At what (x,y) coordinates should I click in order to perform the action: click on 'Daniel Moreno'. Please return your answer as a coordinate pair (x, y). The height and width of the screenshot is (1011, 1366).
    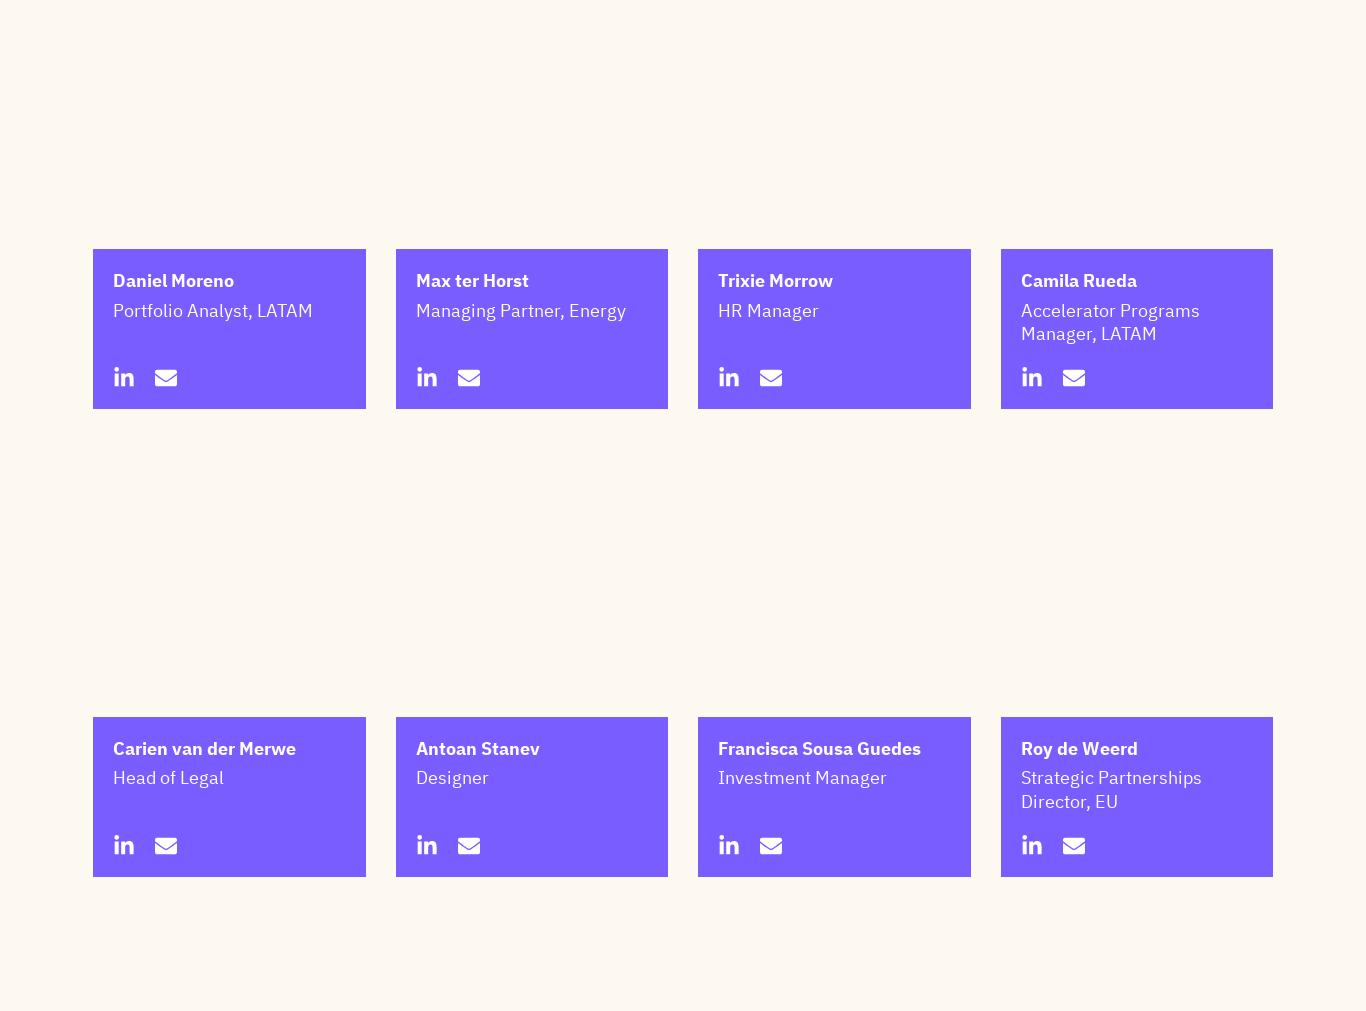
    Looking at the image, I should click on (172, 379).